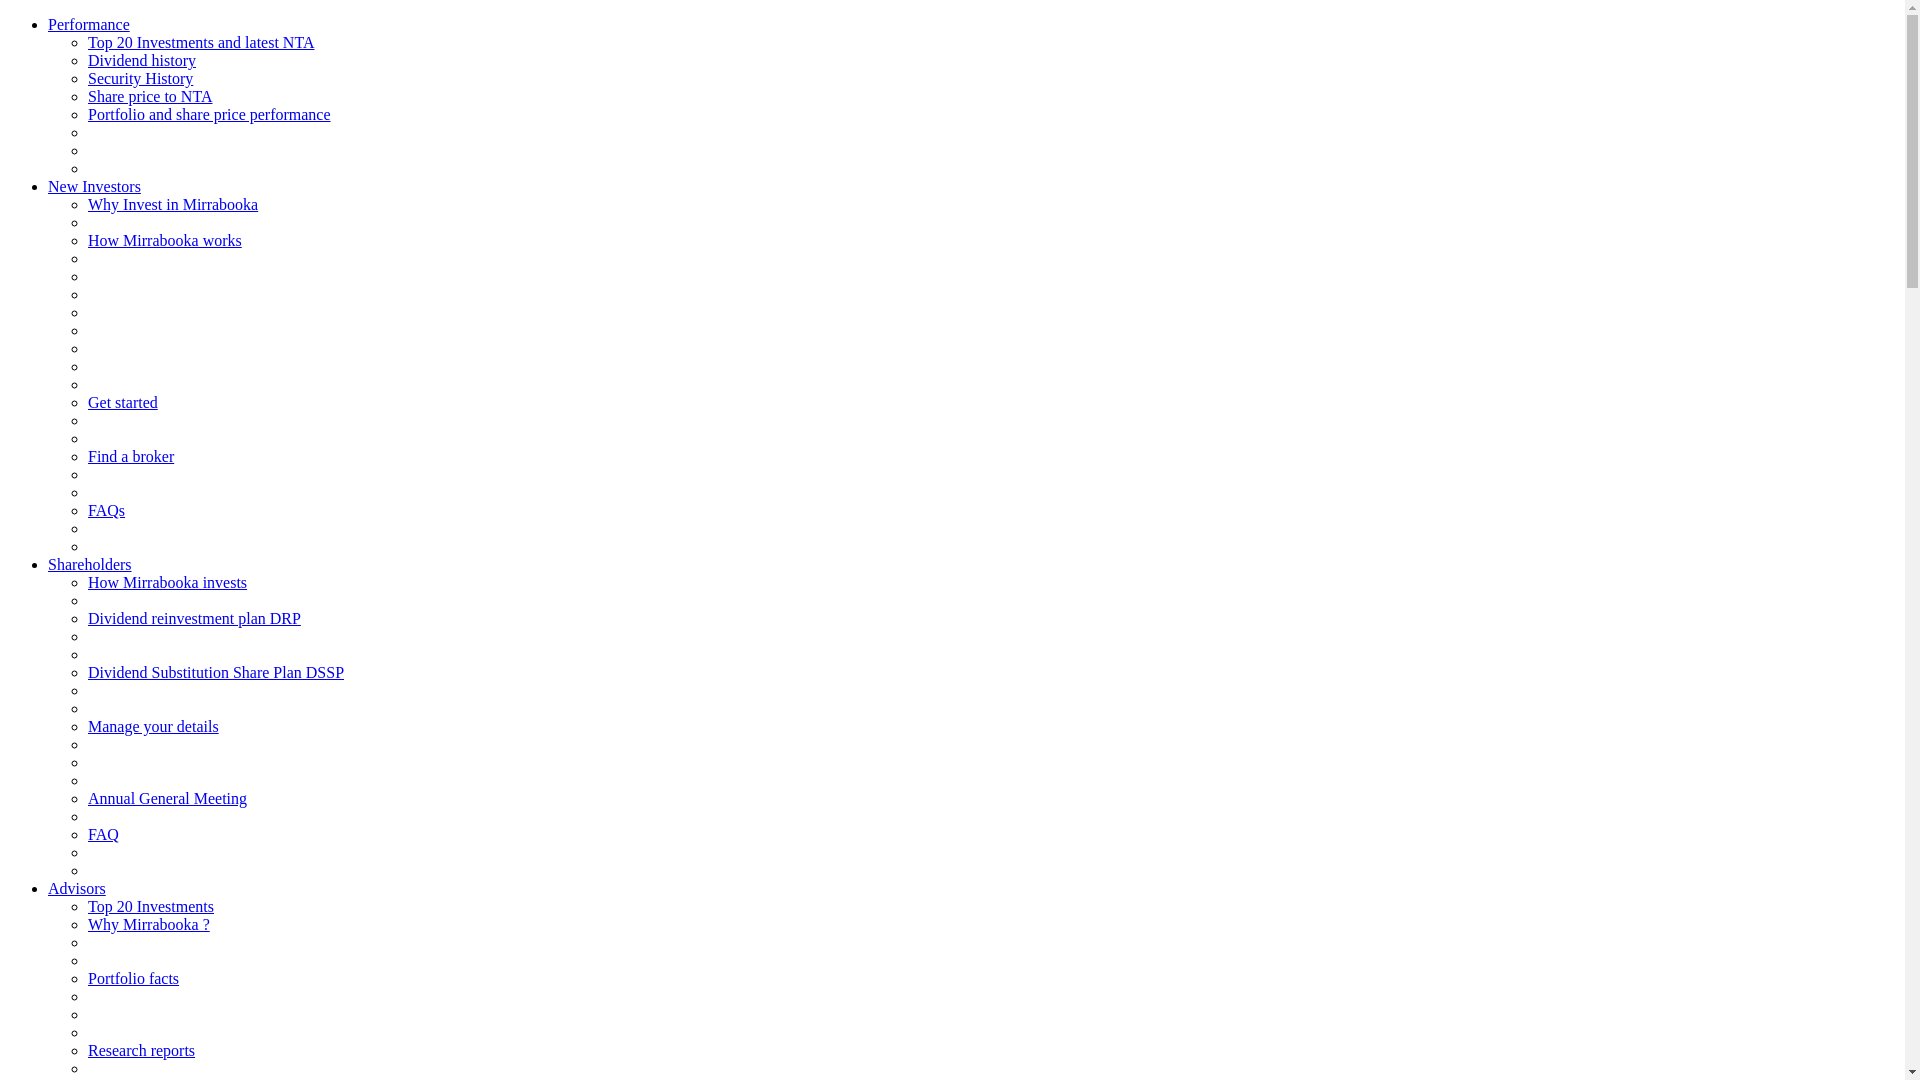 The width and height of the screenshot is (1920, 1080). I want to click on 'Shareholders', so click(89, 564).